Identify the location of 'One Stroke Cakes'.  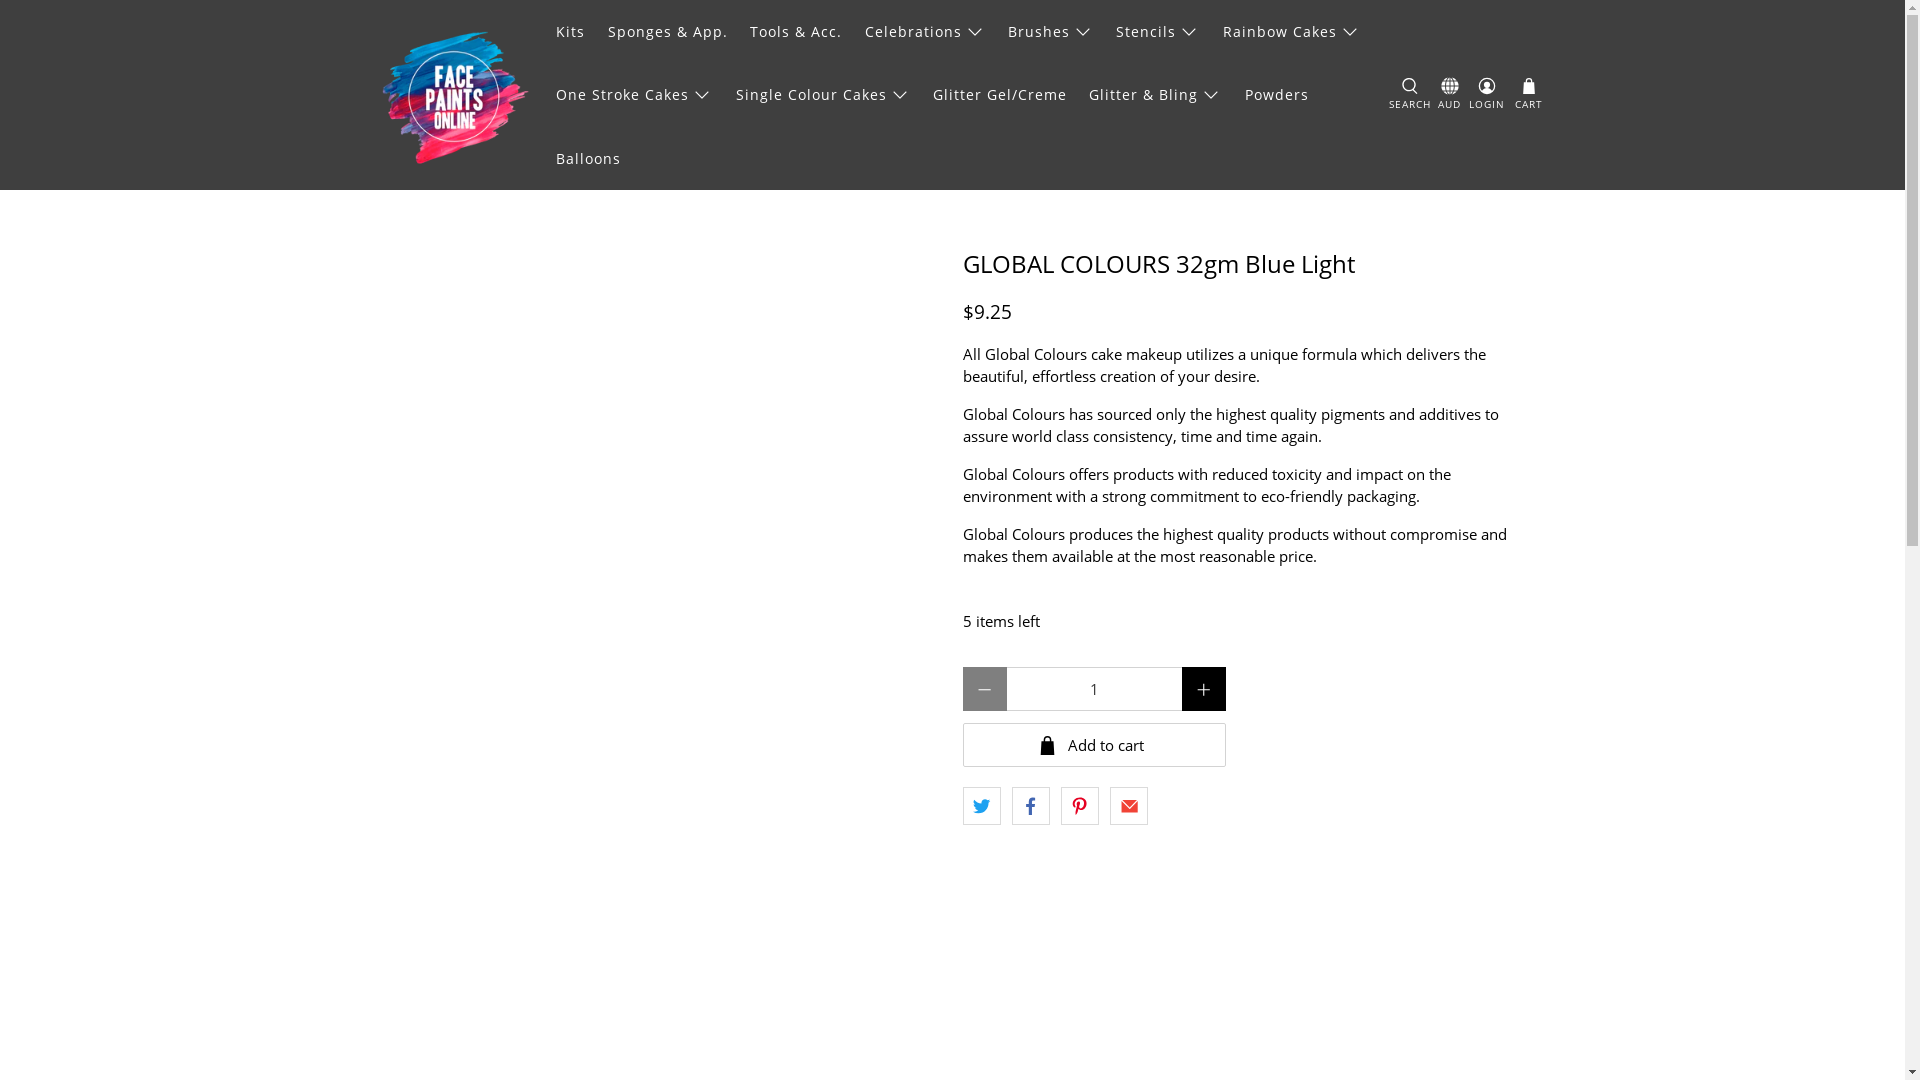
(633, 94).